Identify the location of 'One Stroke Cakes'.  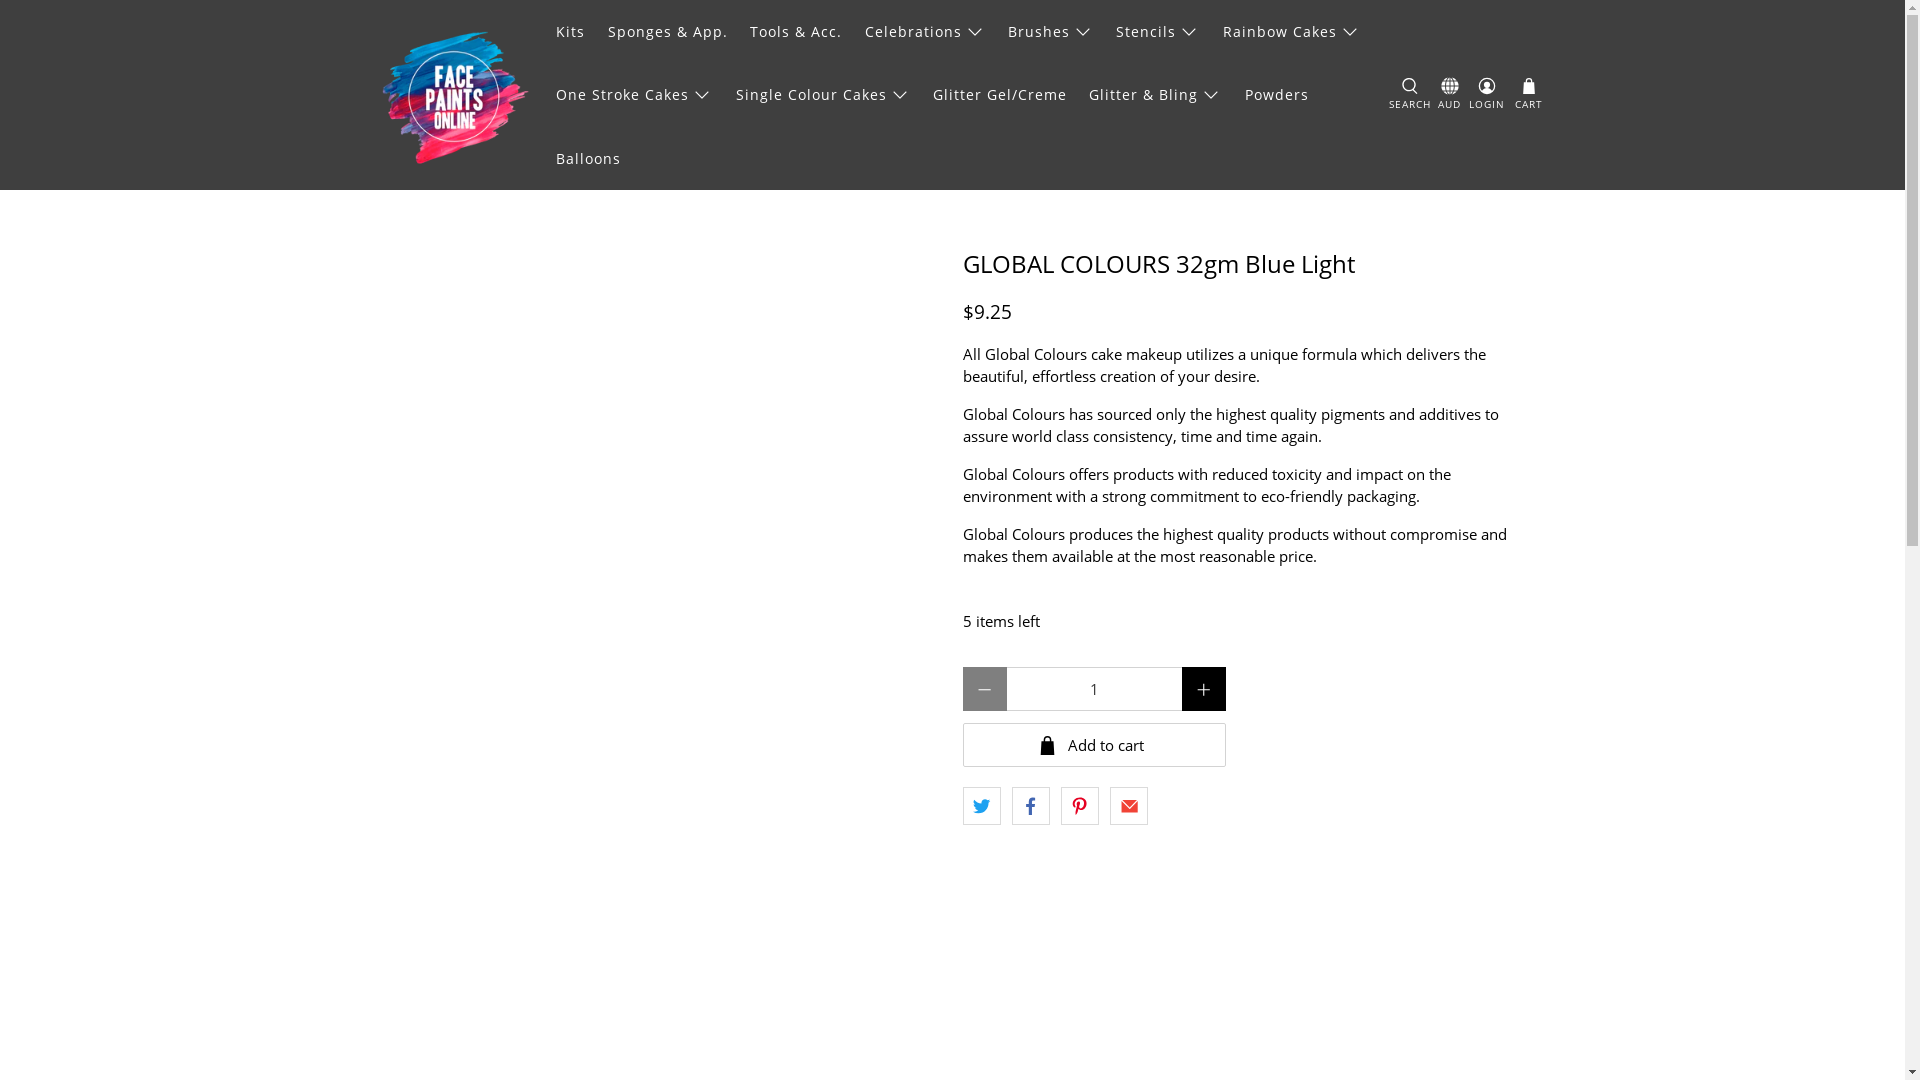
(633, 94).